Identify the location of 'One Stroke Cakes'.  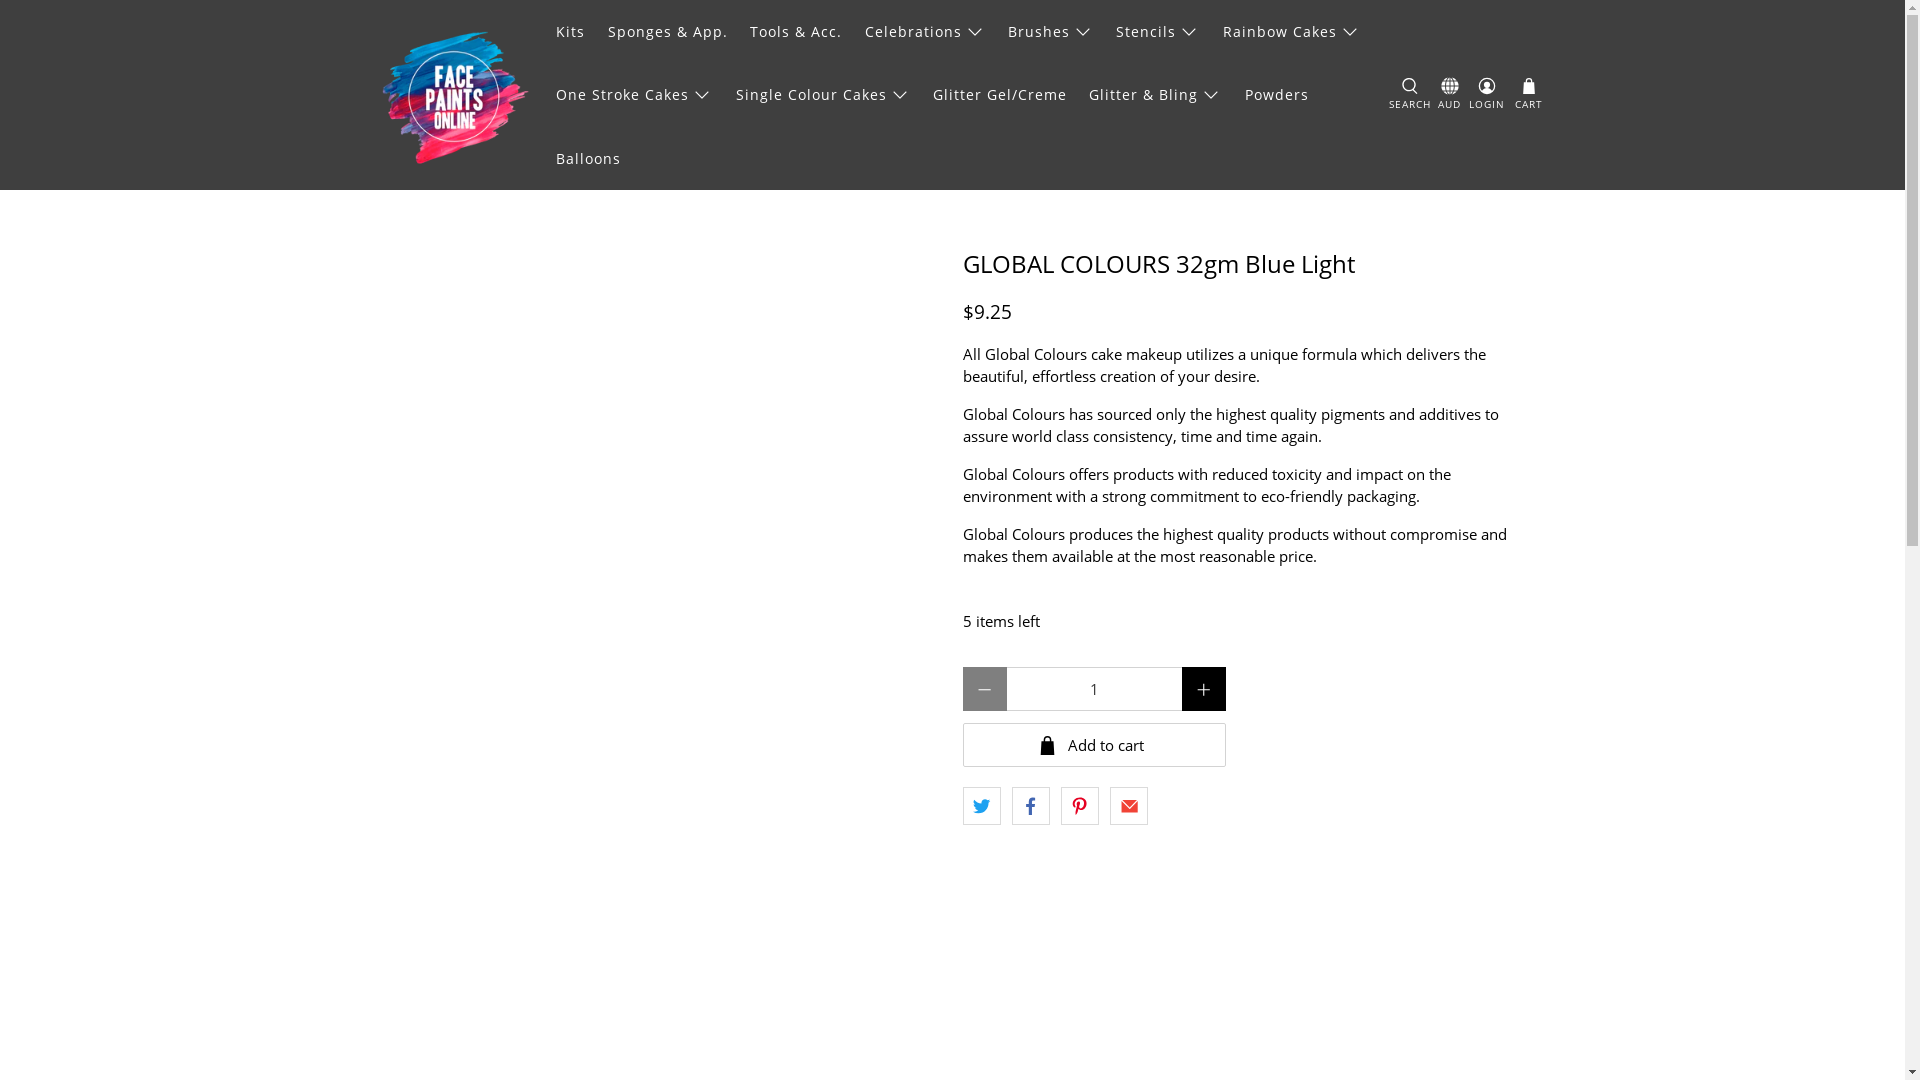
(633, 94).